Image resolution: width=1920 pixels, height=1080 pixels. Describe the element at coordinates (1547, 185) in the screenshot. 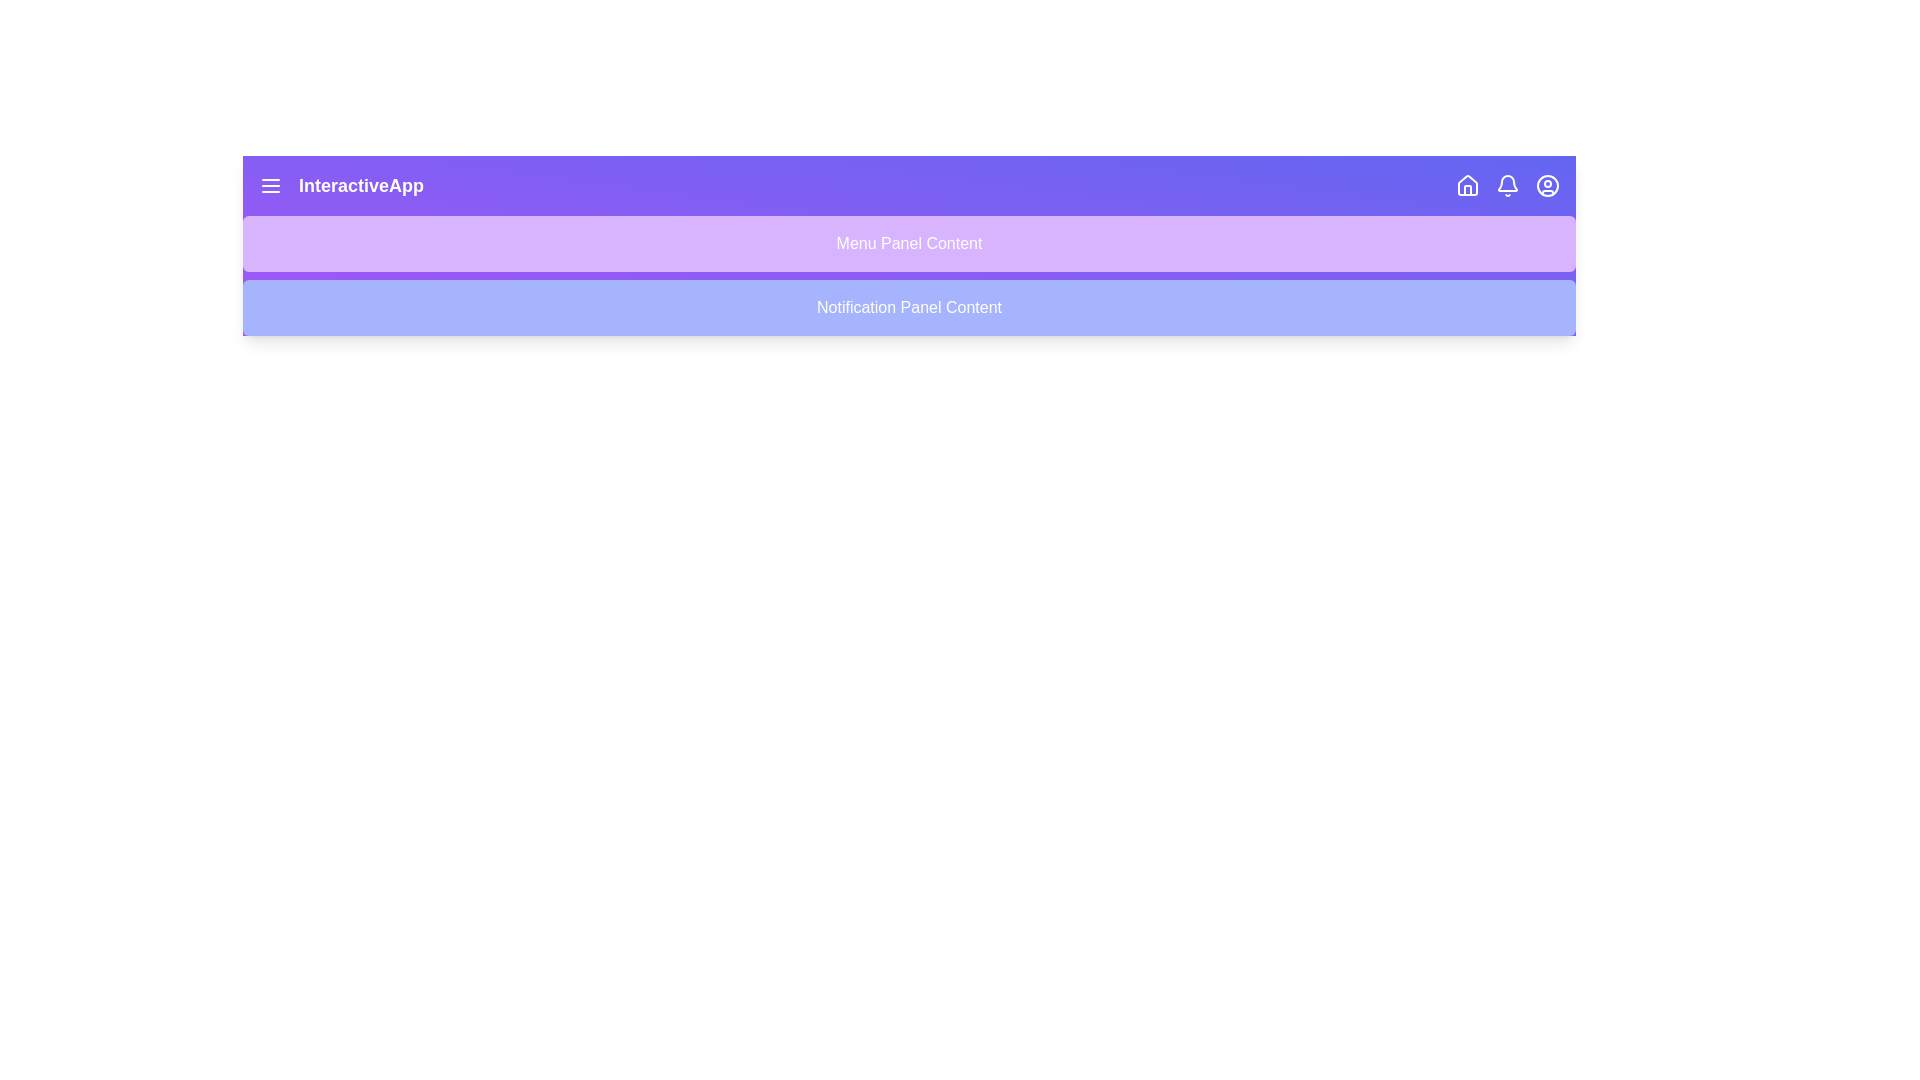

I see `the user profile icon` at that location.